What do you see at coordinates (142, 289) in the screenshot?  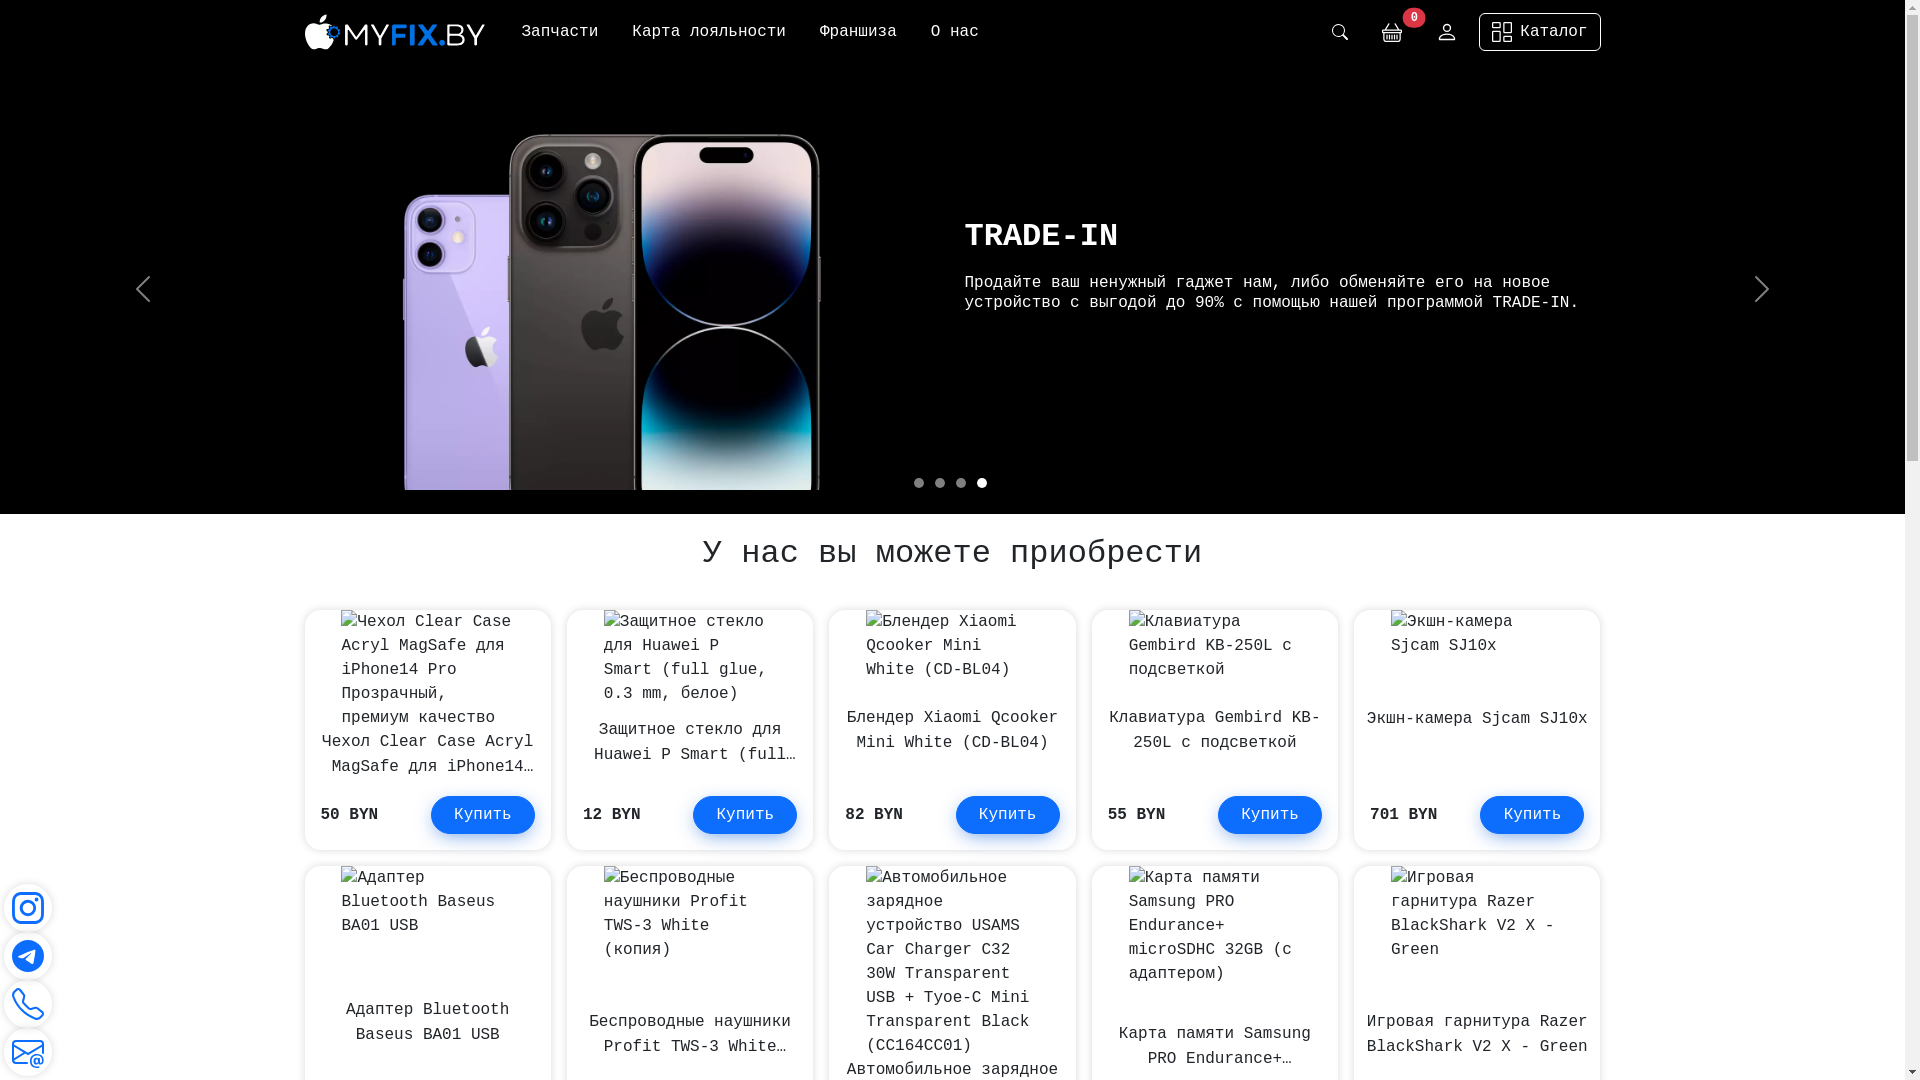 I see `'Previous'` at bounding box center [142, 289].